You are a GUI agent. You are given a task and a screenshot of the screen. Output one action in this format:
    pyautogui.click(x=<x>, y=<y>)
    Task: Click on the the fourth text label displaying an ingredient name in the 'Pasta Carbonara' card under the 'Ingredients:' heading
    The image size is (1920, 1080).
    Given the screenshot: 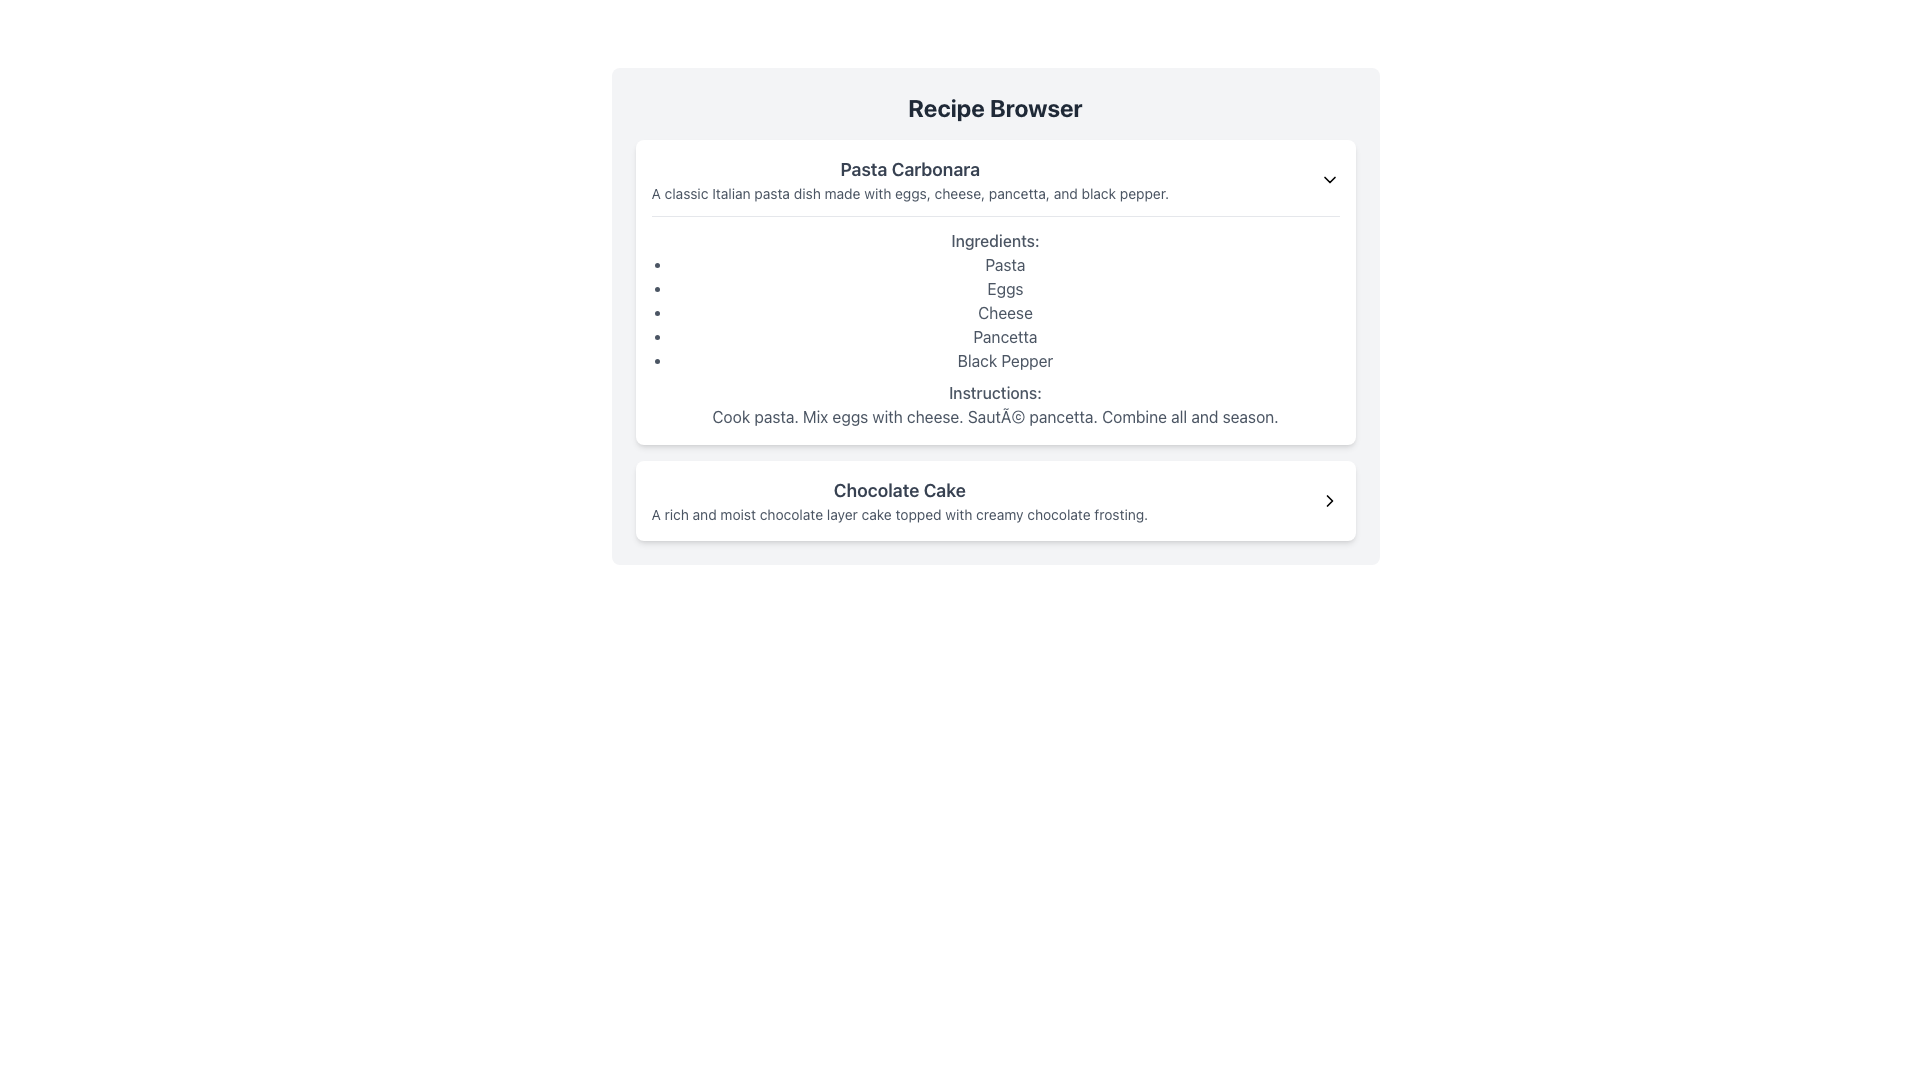 What is the action you would take?
    pyautogui.click(x=1005, y=335)
    